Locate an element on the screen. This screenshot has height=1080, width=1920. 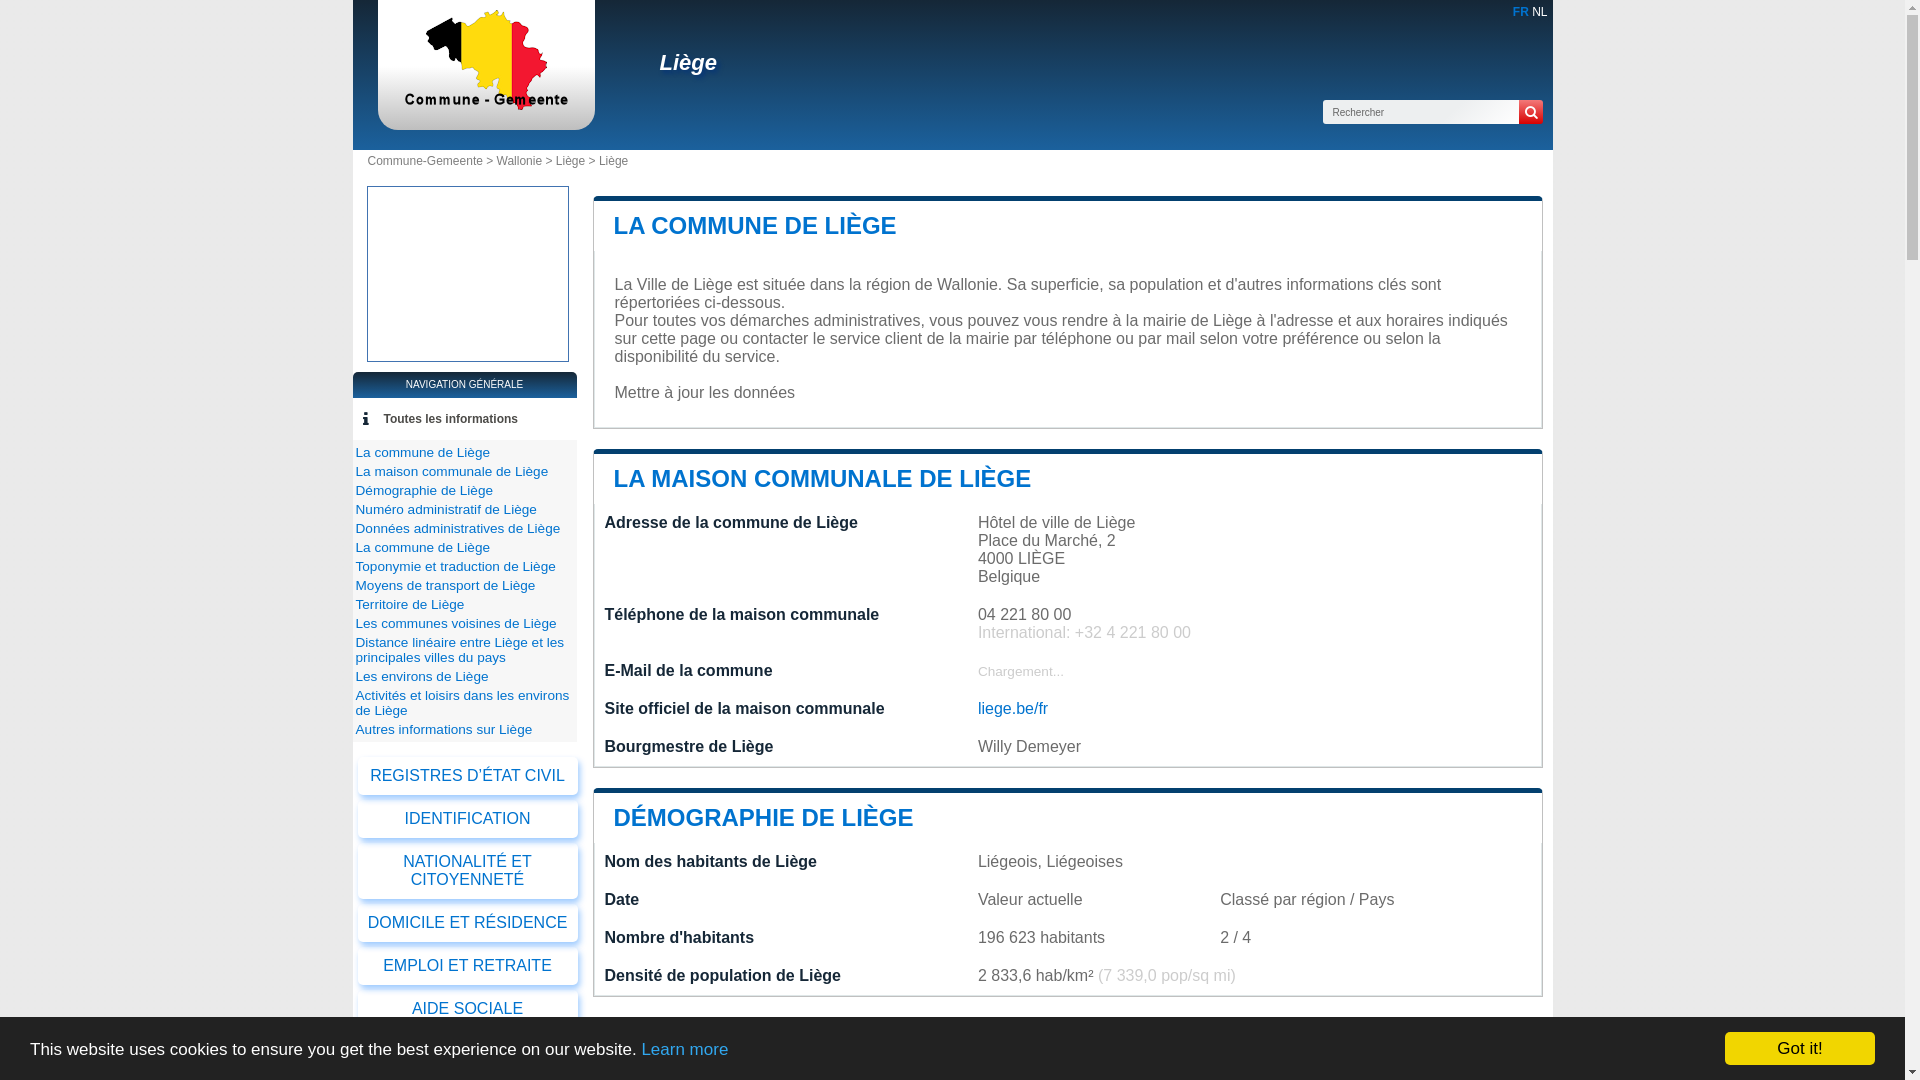
'IDENTIFICATION' is located at coordinates (466, 818).